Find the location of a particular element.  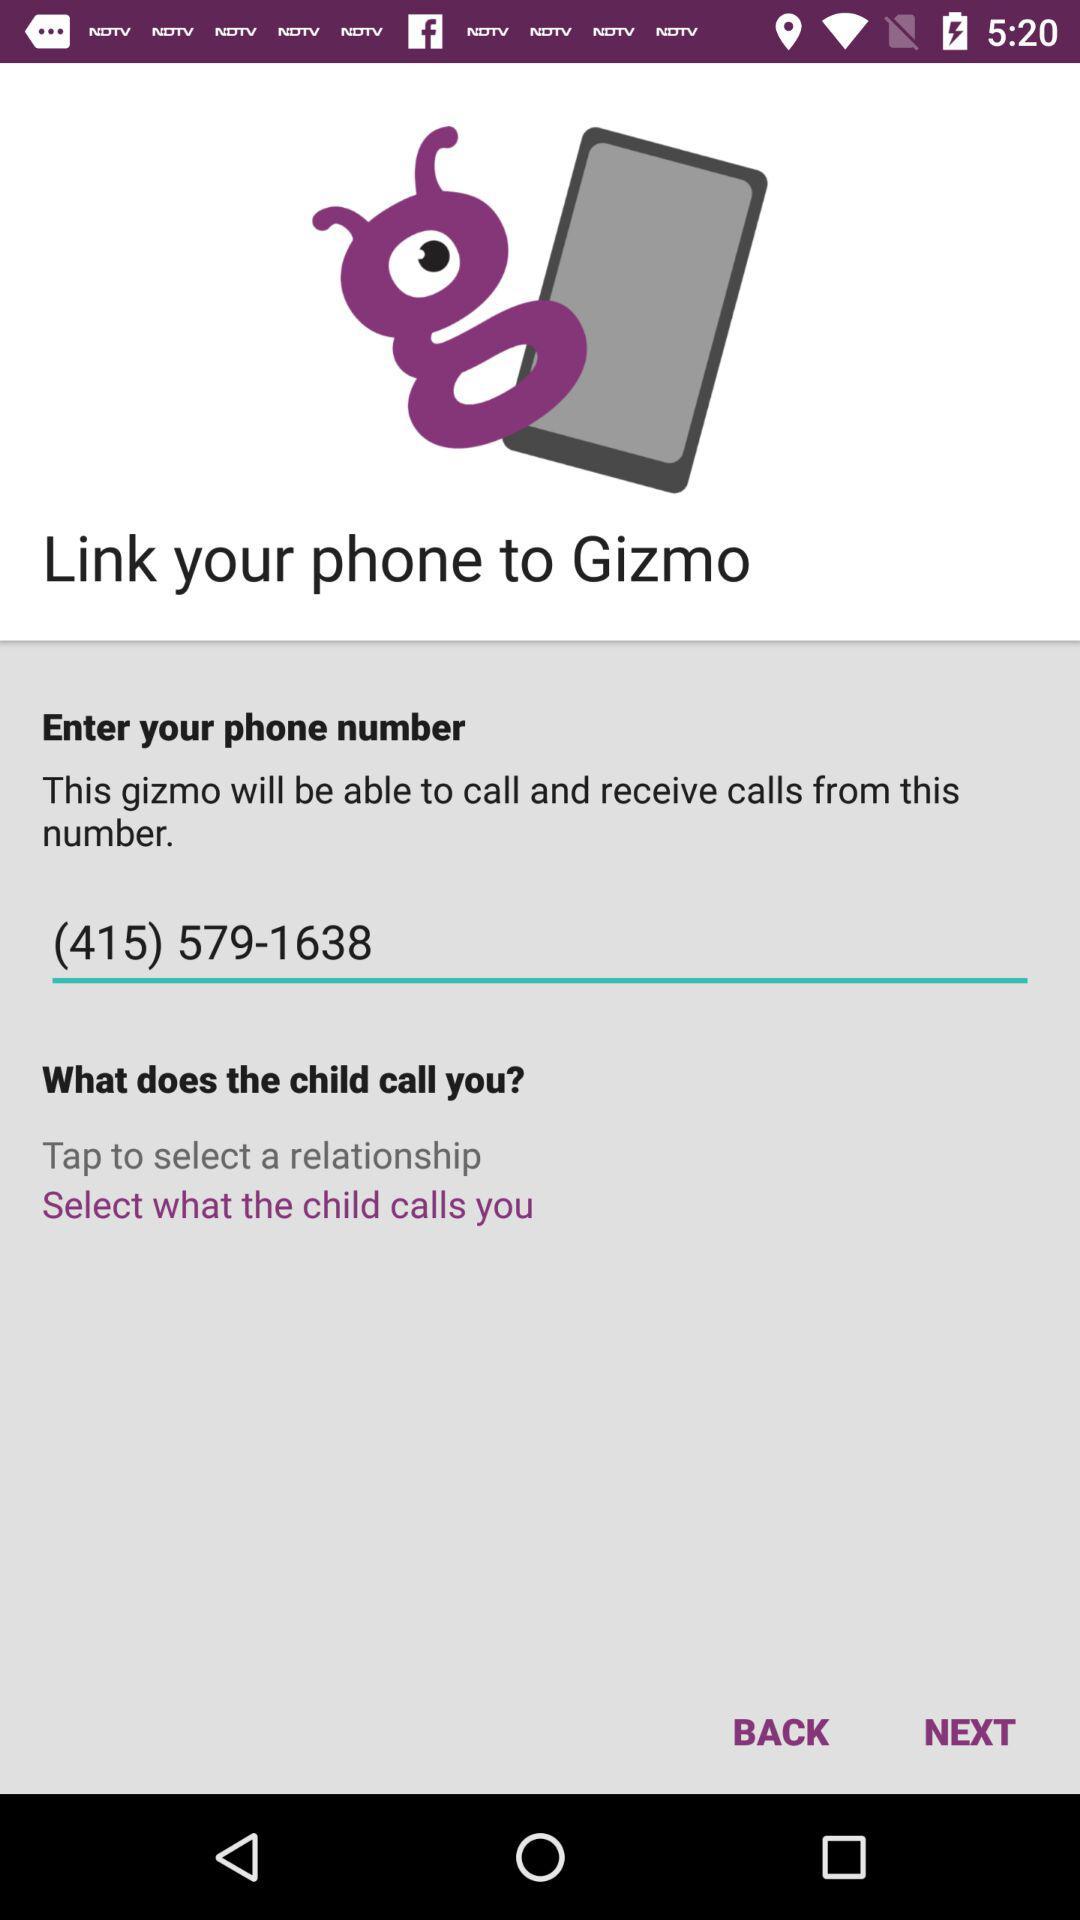

the back is located at coordinates (779, 1730).